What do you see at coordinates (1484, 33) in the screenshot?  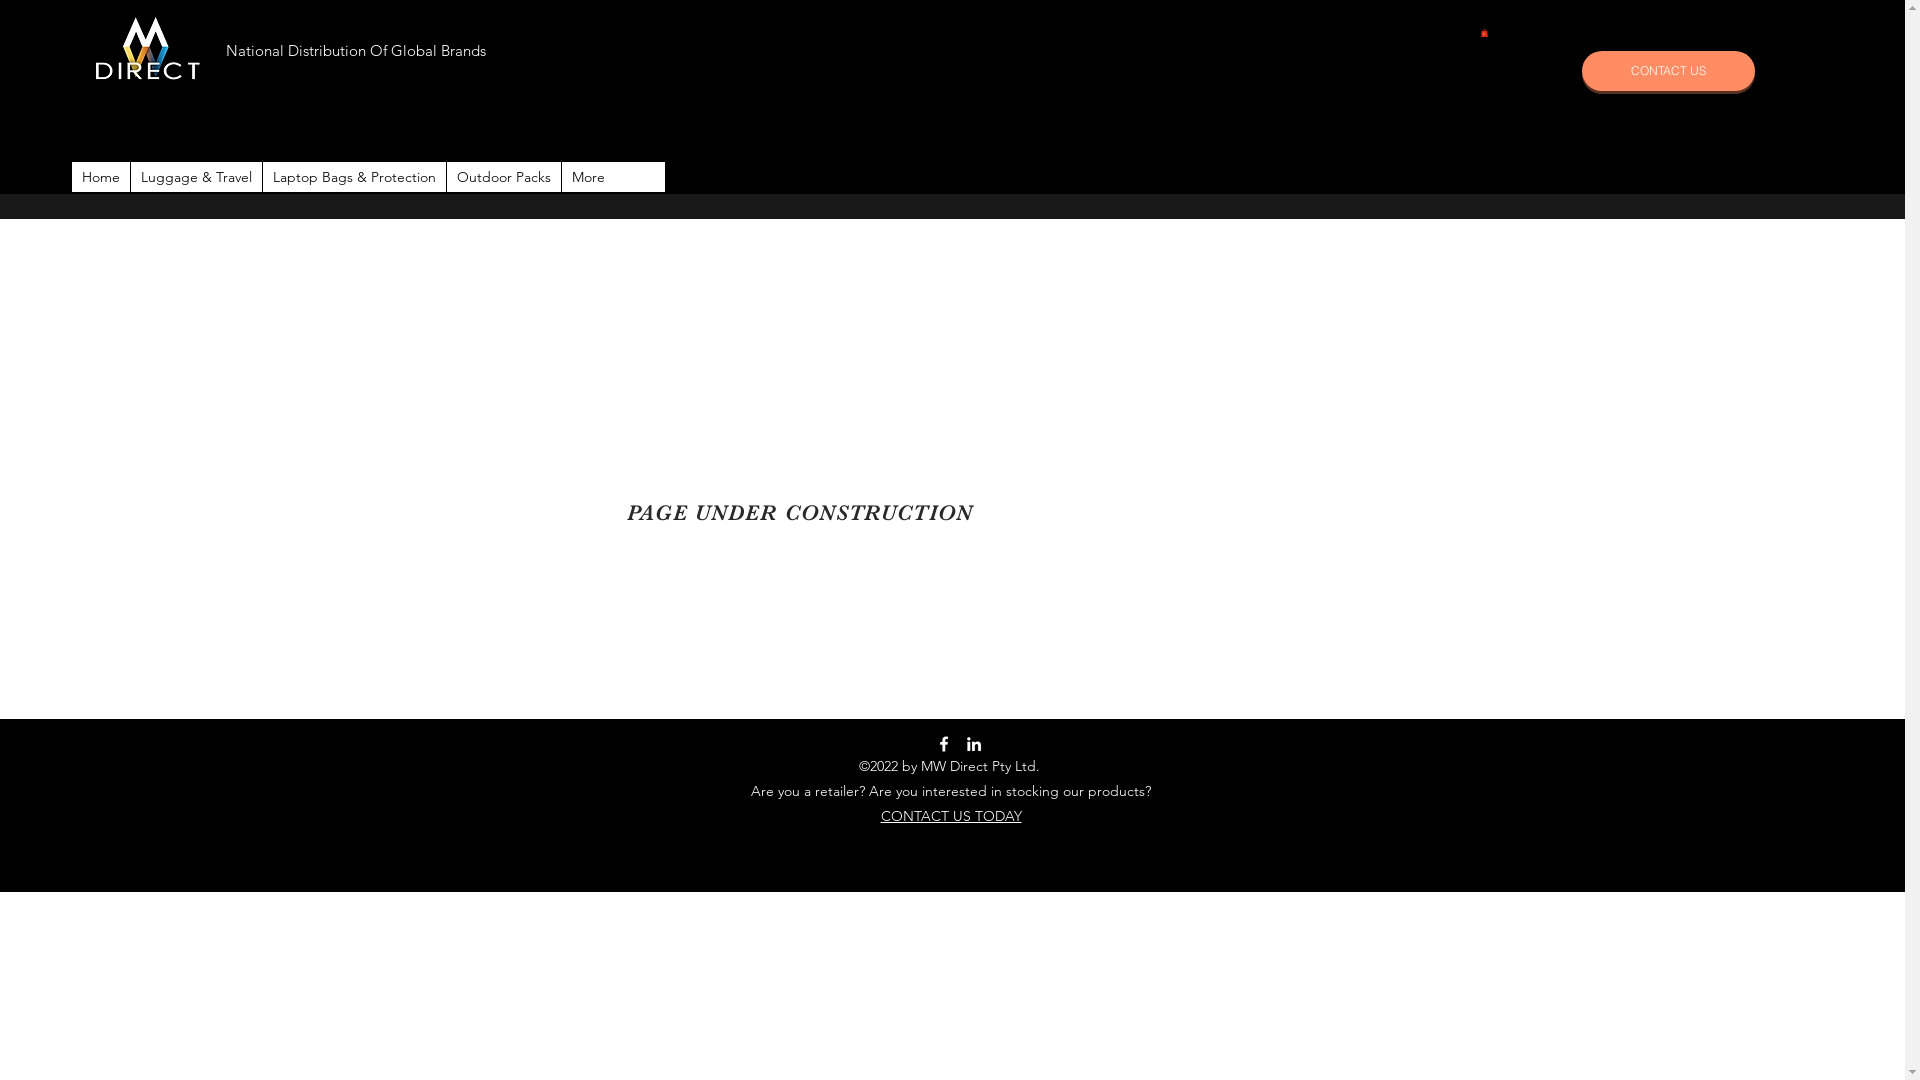 I see `'0'` at bounding box center [1484, 33].